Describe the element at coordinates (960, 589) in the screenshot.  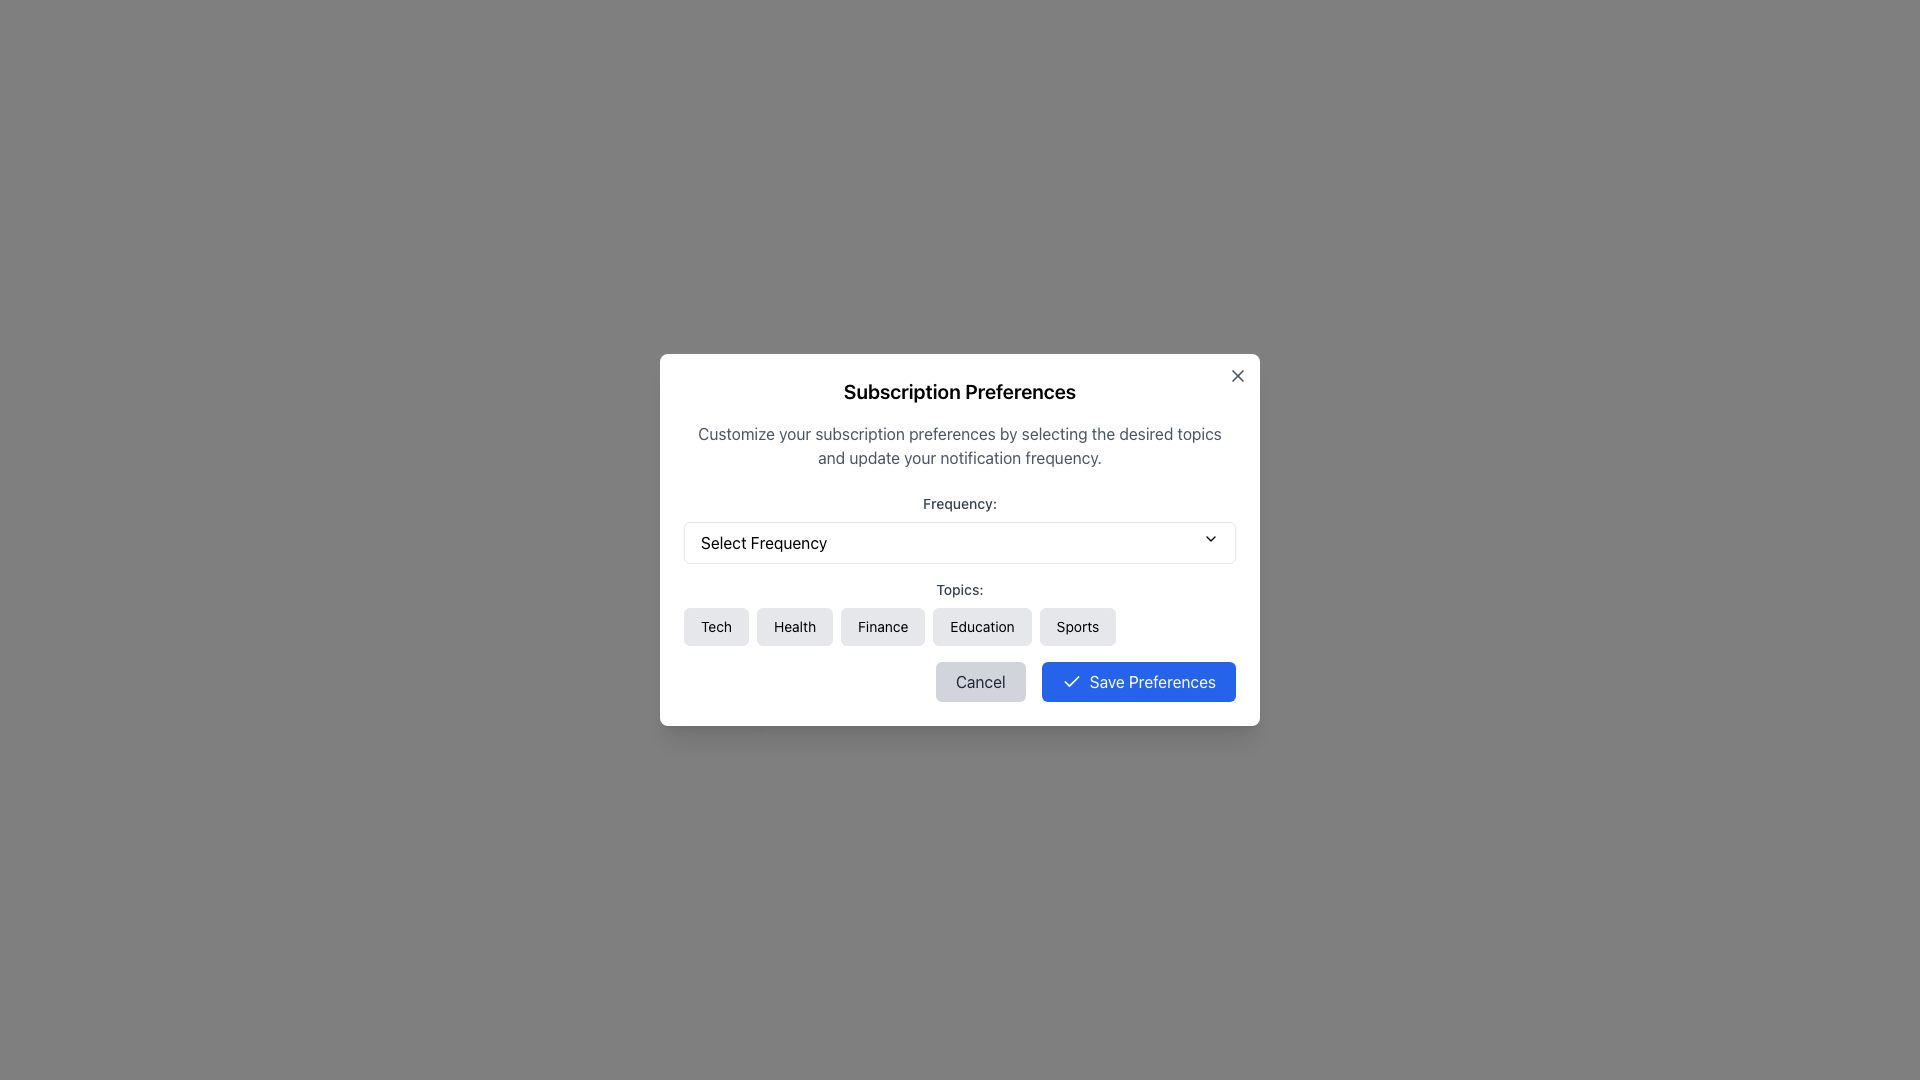
I see `the 'Topics:' label, which is a bolded small font text located in the 'Subscription Preferences' modal, positioned below the 'Frequency' dropdown and above selectable topic options` at that location.